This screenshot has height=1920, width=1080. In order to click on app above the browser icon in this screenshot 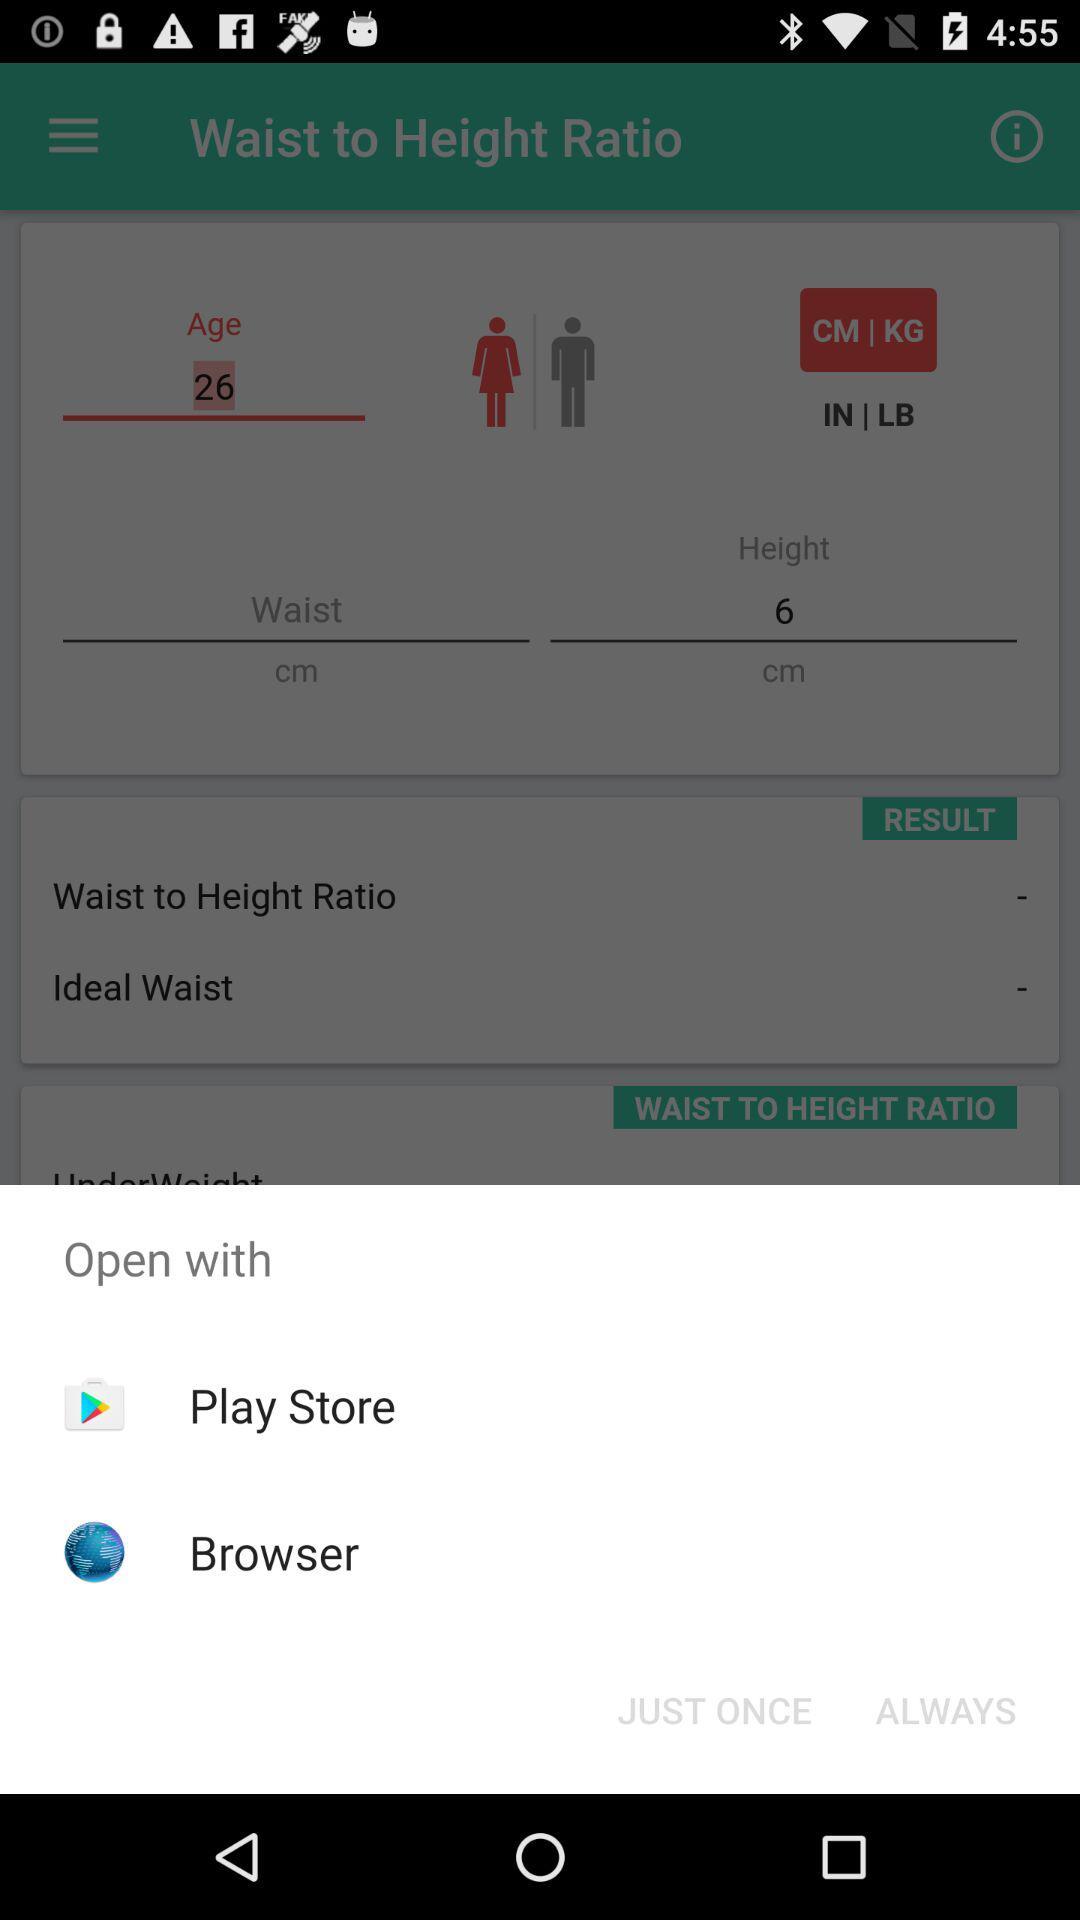, I will do `click(292, 1404)`.